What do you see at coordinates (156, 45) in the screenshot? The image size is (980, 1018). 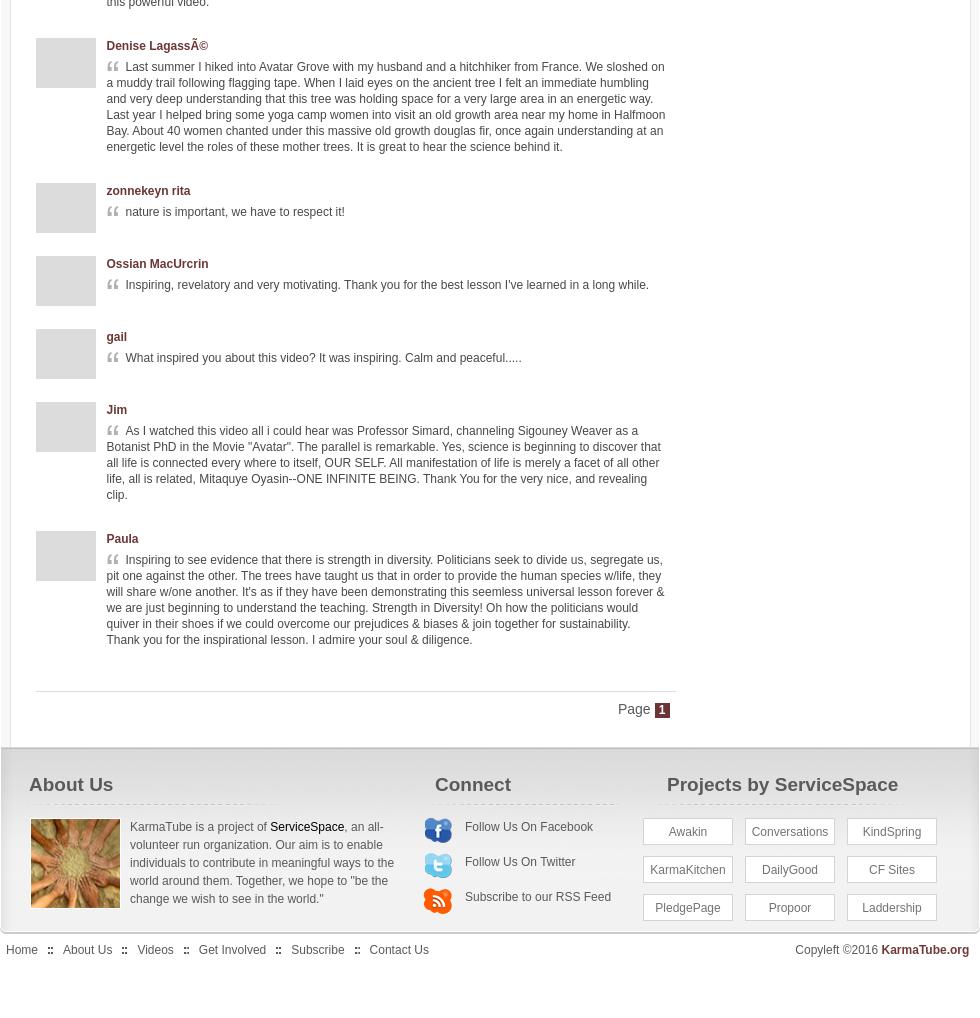 I see `'Denise LagassÃ©'` at bounding box center [156, 45].